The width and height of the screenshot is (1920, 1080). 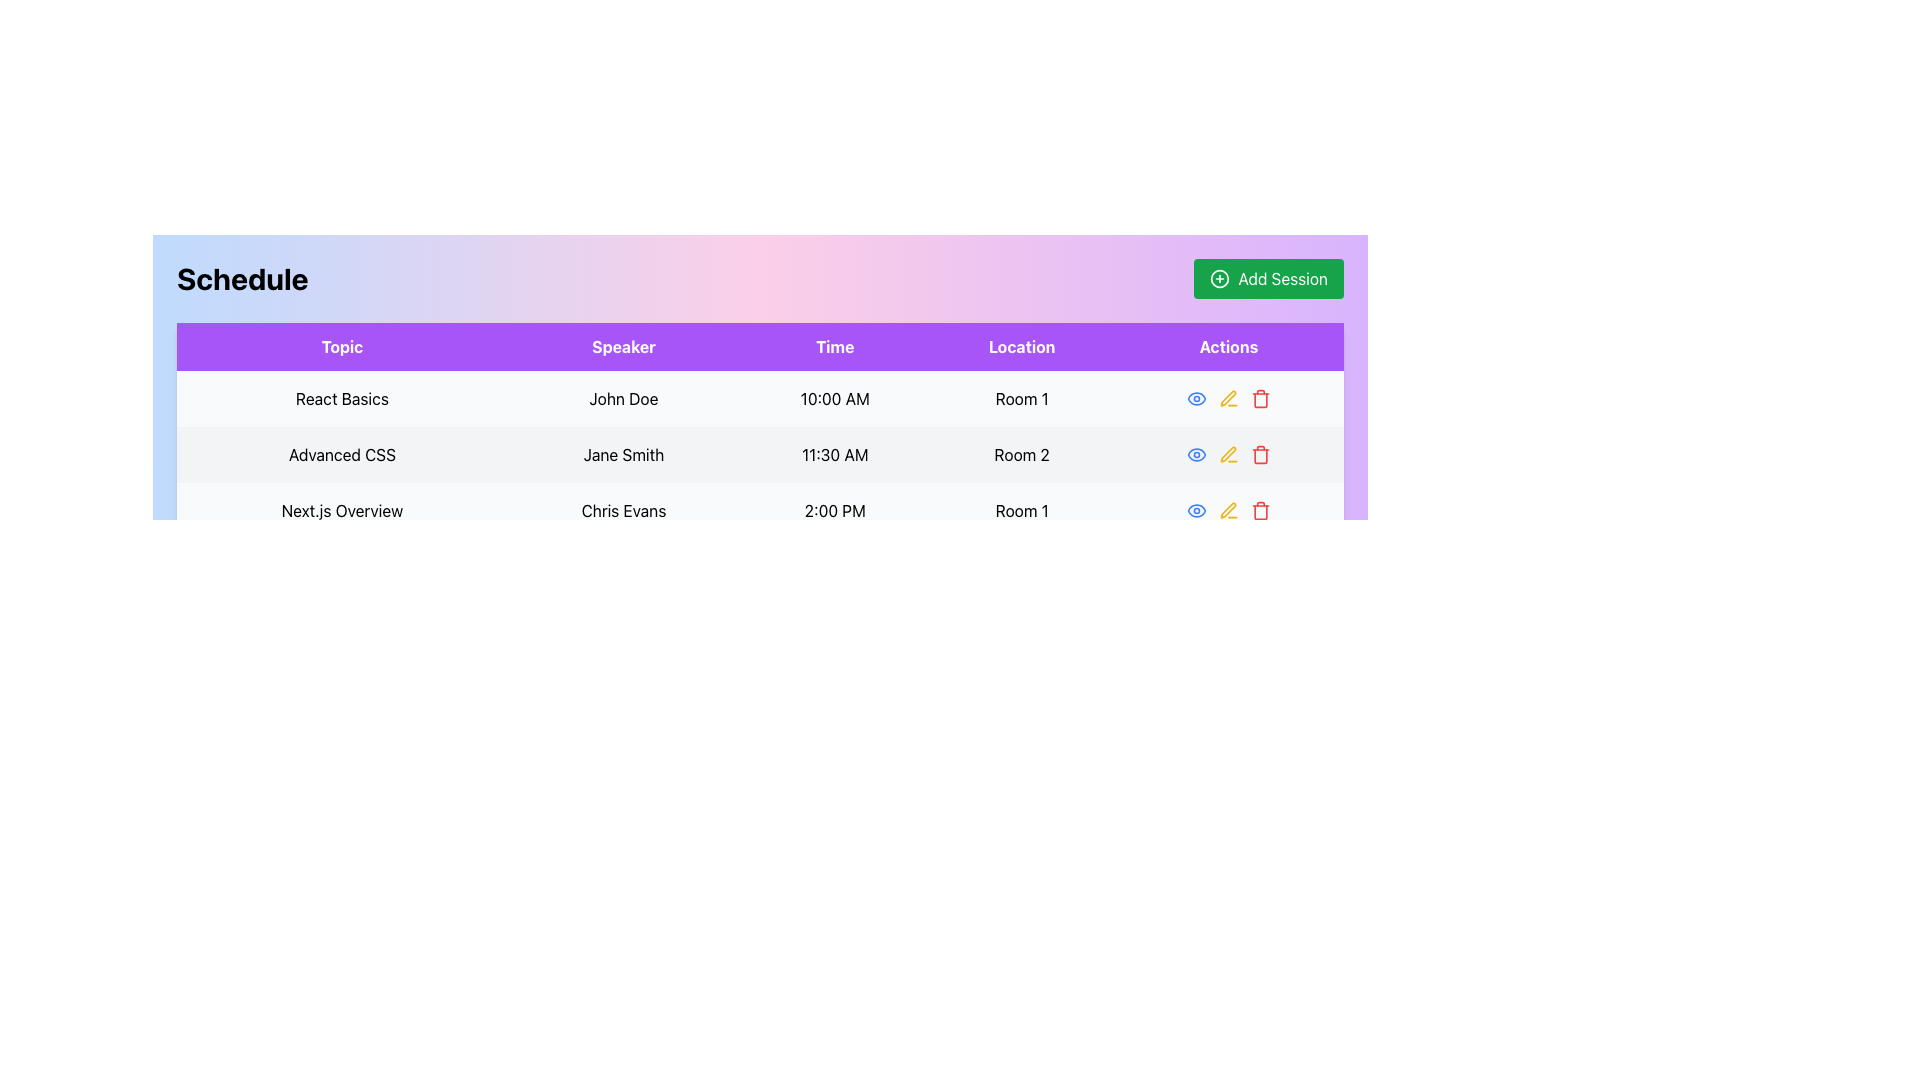 What do you see at coordinates (835, 509) in the screenshot?
I see `the text label indicating the scheduled time for the 'Next.js Overview' session, which is positioned in the 'Time' column for 'Chris Evans'` at bounding box center [835, 509].